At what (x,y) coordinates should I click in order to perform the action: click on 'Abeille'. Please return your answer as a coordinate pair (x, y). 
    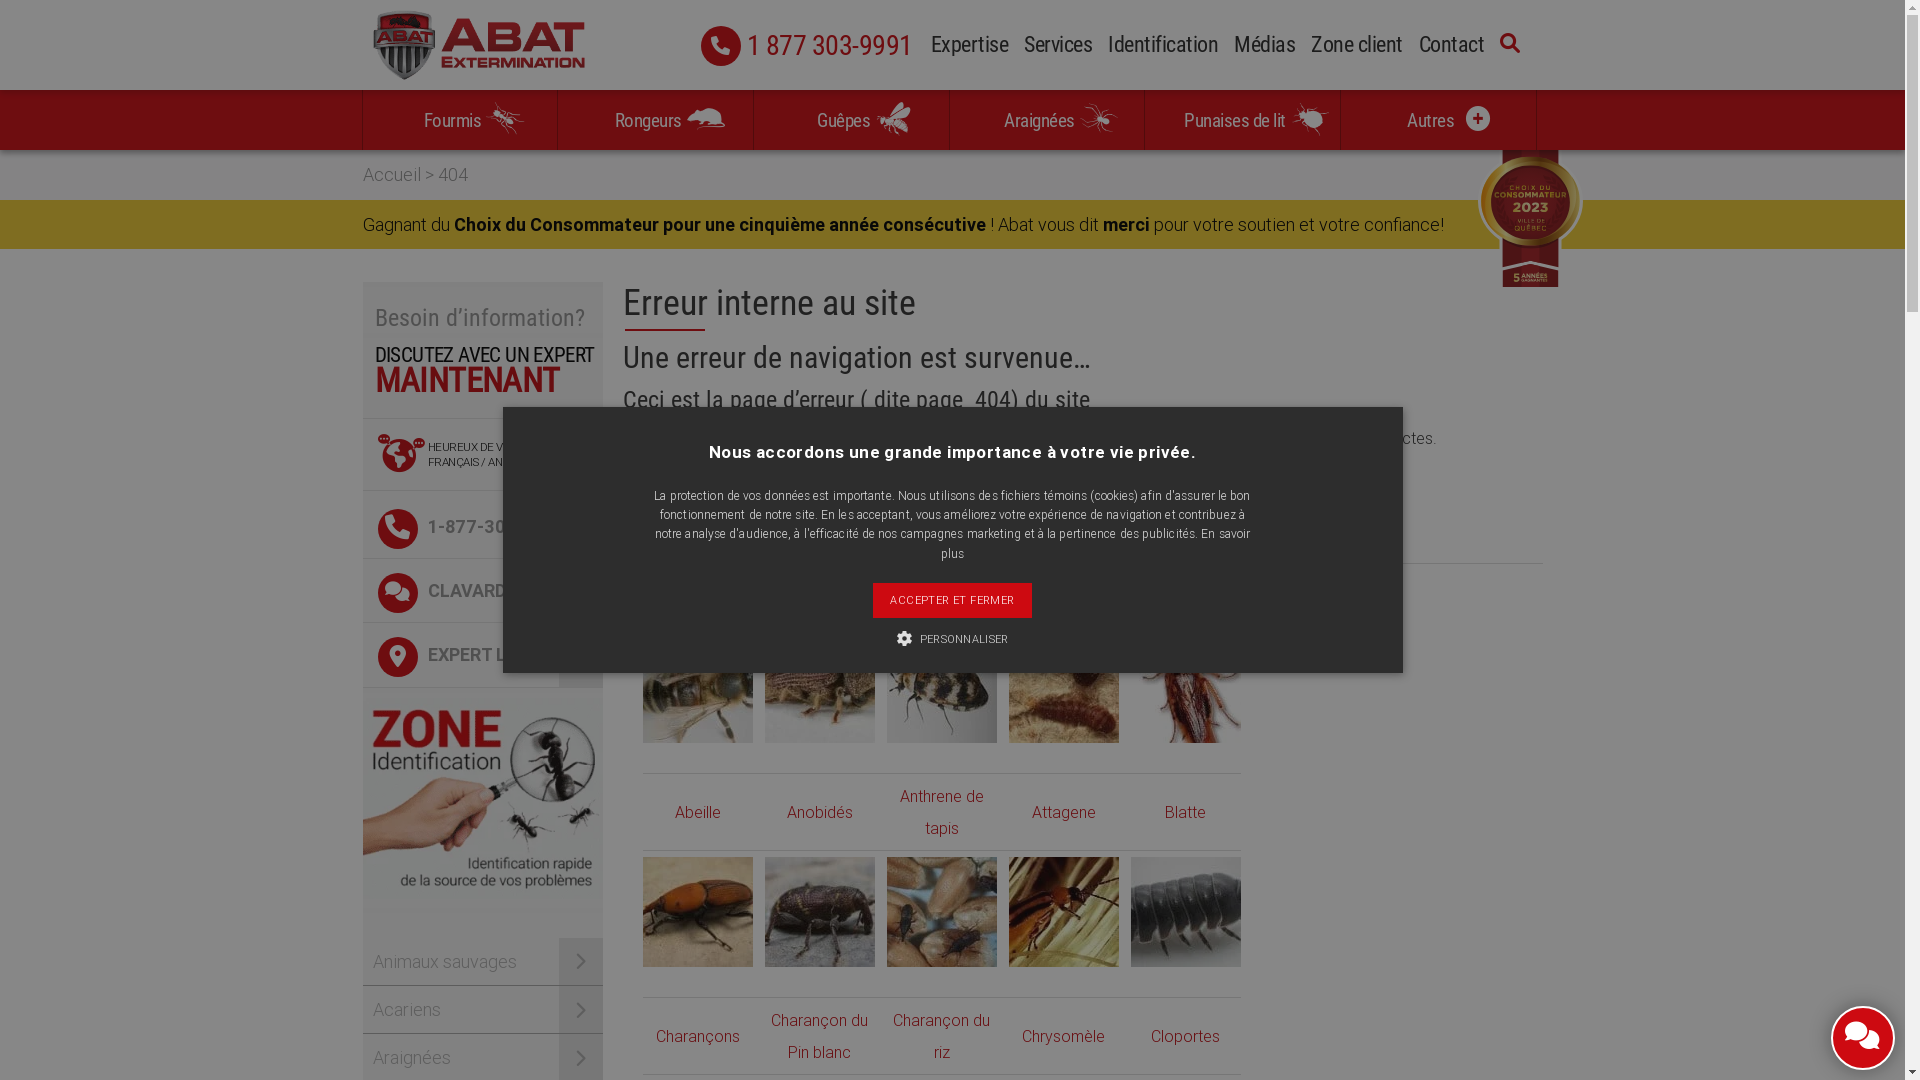
    Looking at the image, I should click on (696, 812).